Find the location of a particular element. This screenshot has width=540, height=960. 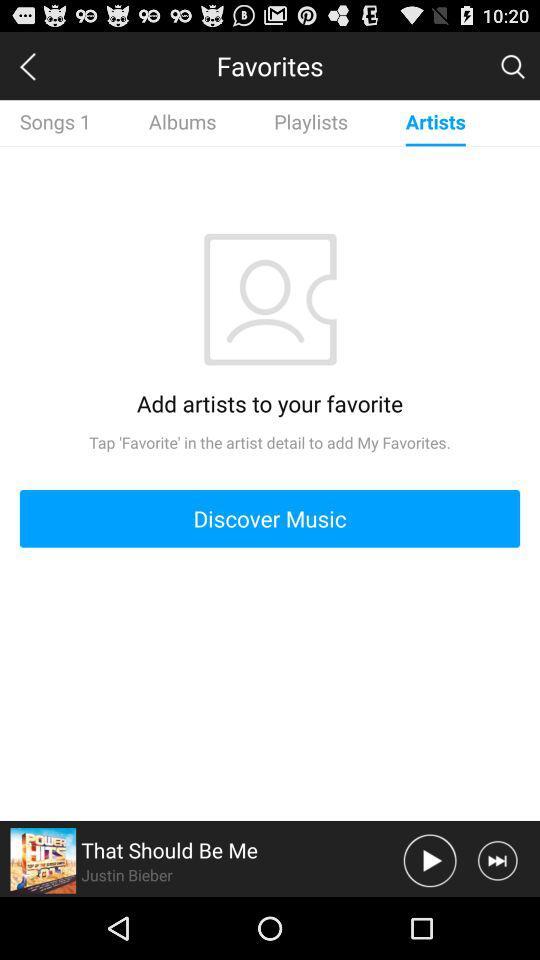

the search icon is located at coordinates (512, 70).